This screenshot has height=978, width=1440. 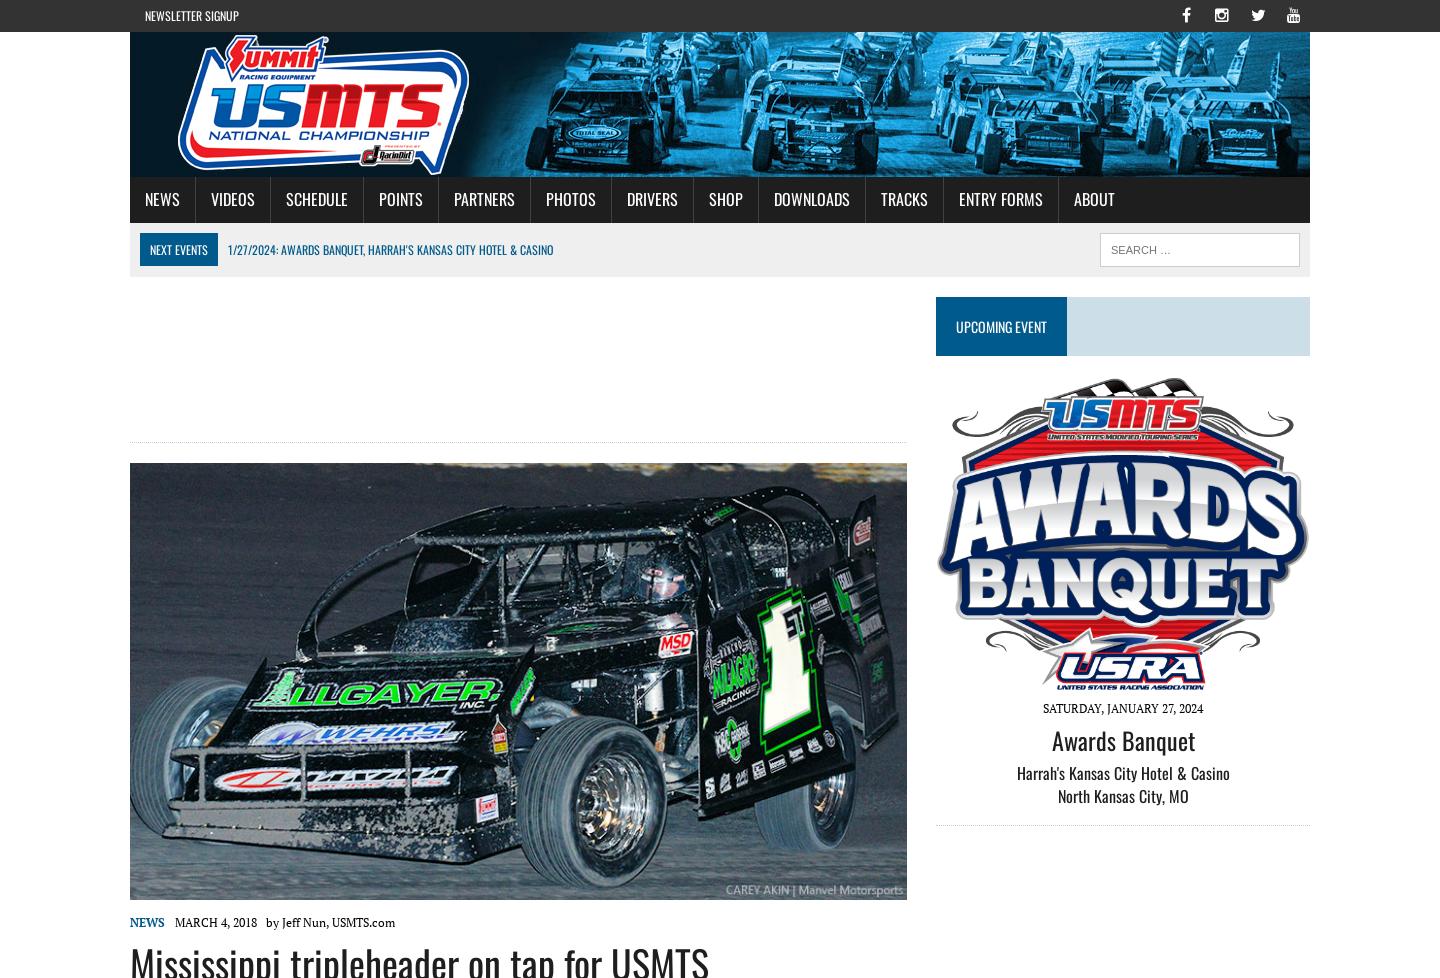 What do you see at coordinates (177, 247) in the screenshot?
I see `'Next Events'` at bounding box center [177, 247].